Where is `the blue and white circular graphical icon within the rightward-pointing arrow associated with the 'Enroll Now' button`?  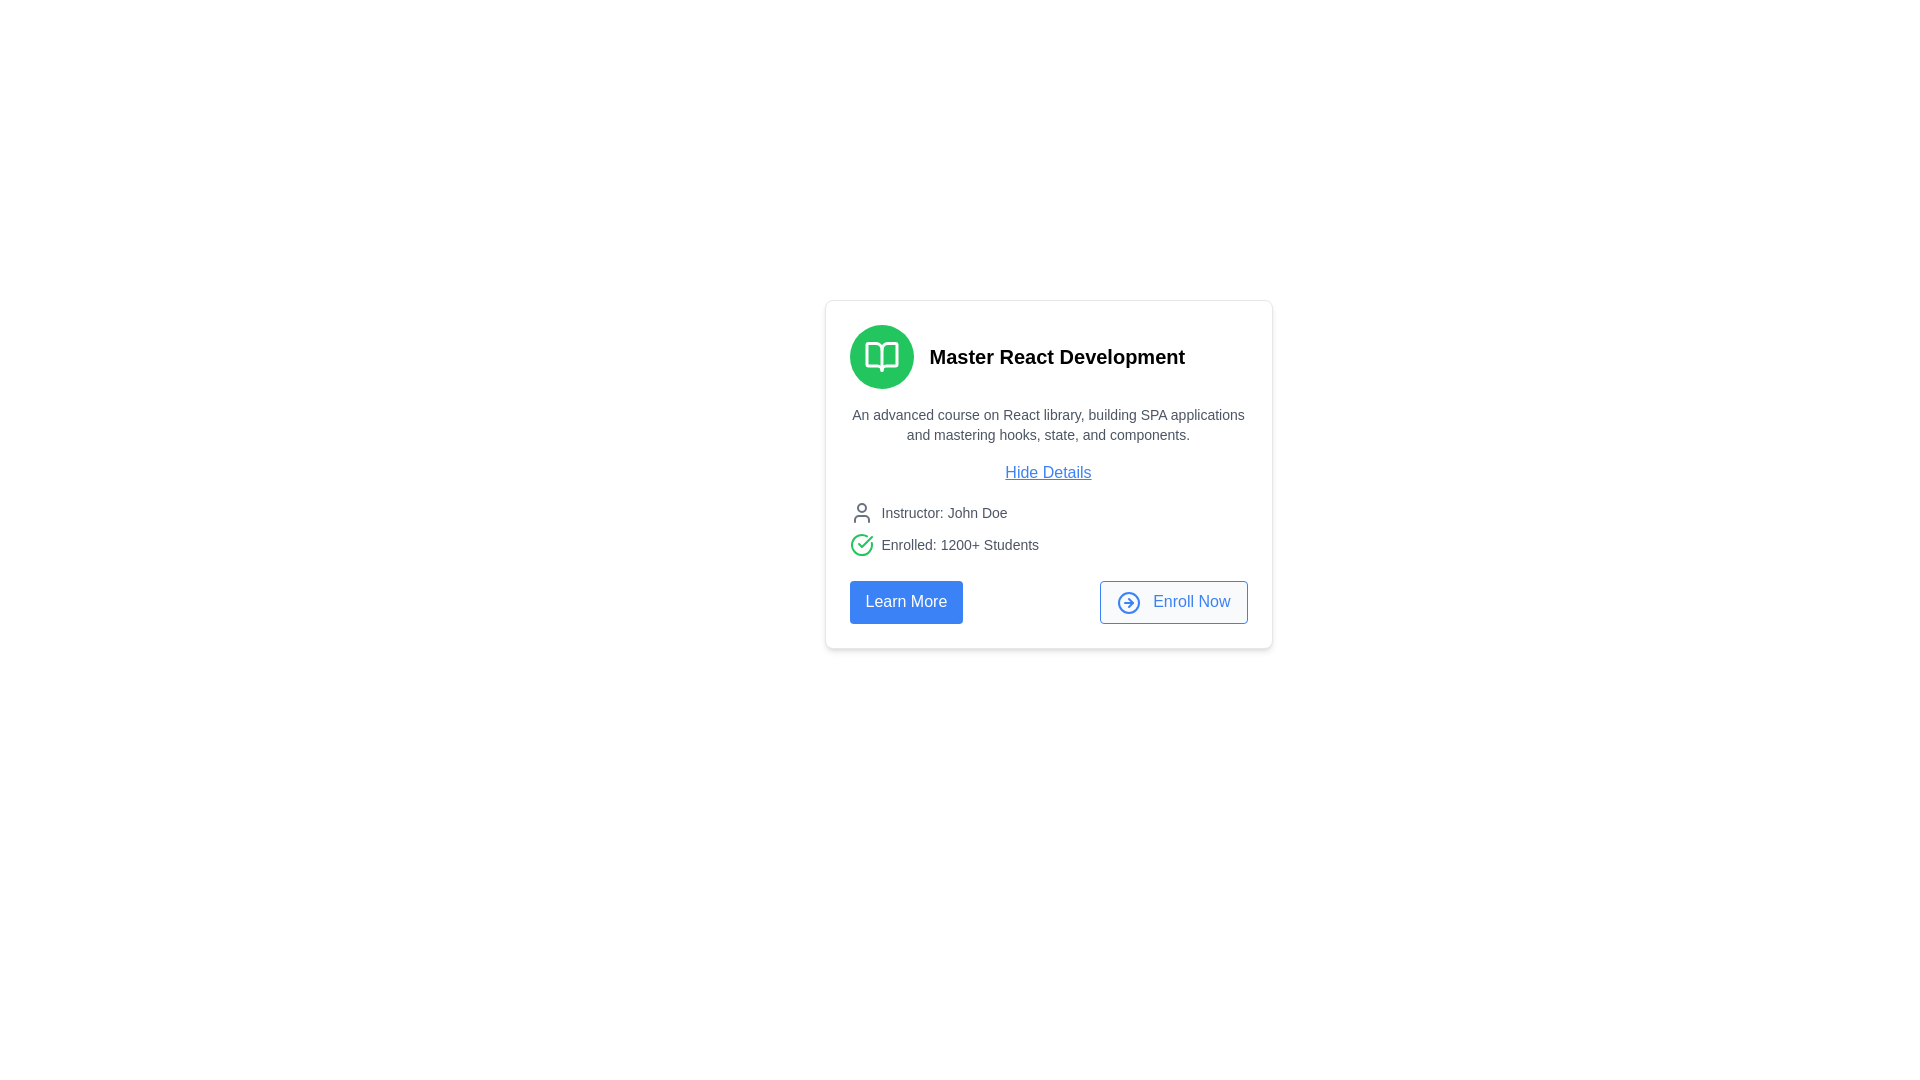 the blue and white circular graphical icon within the rightward-pointing arrow associated with the 'Enroll Now' button is located at coordinates (1128, 601).